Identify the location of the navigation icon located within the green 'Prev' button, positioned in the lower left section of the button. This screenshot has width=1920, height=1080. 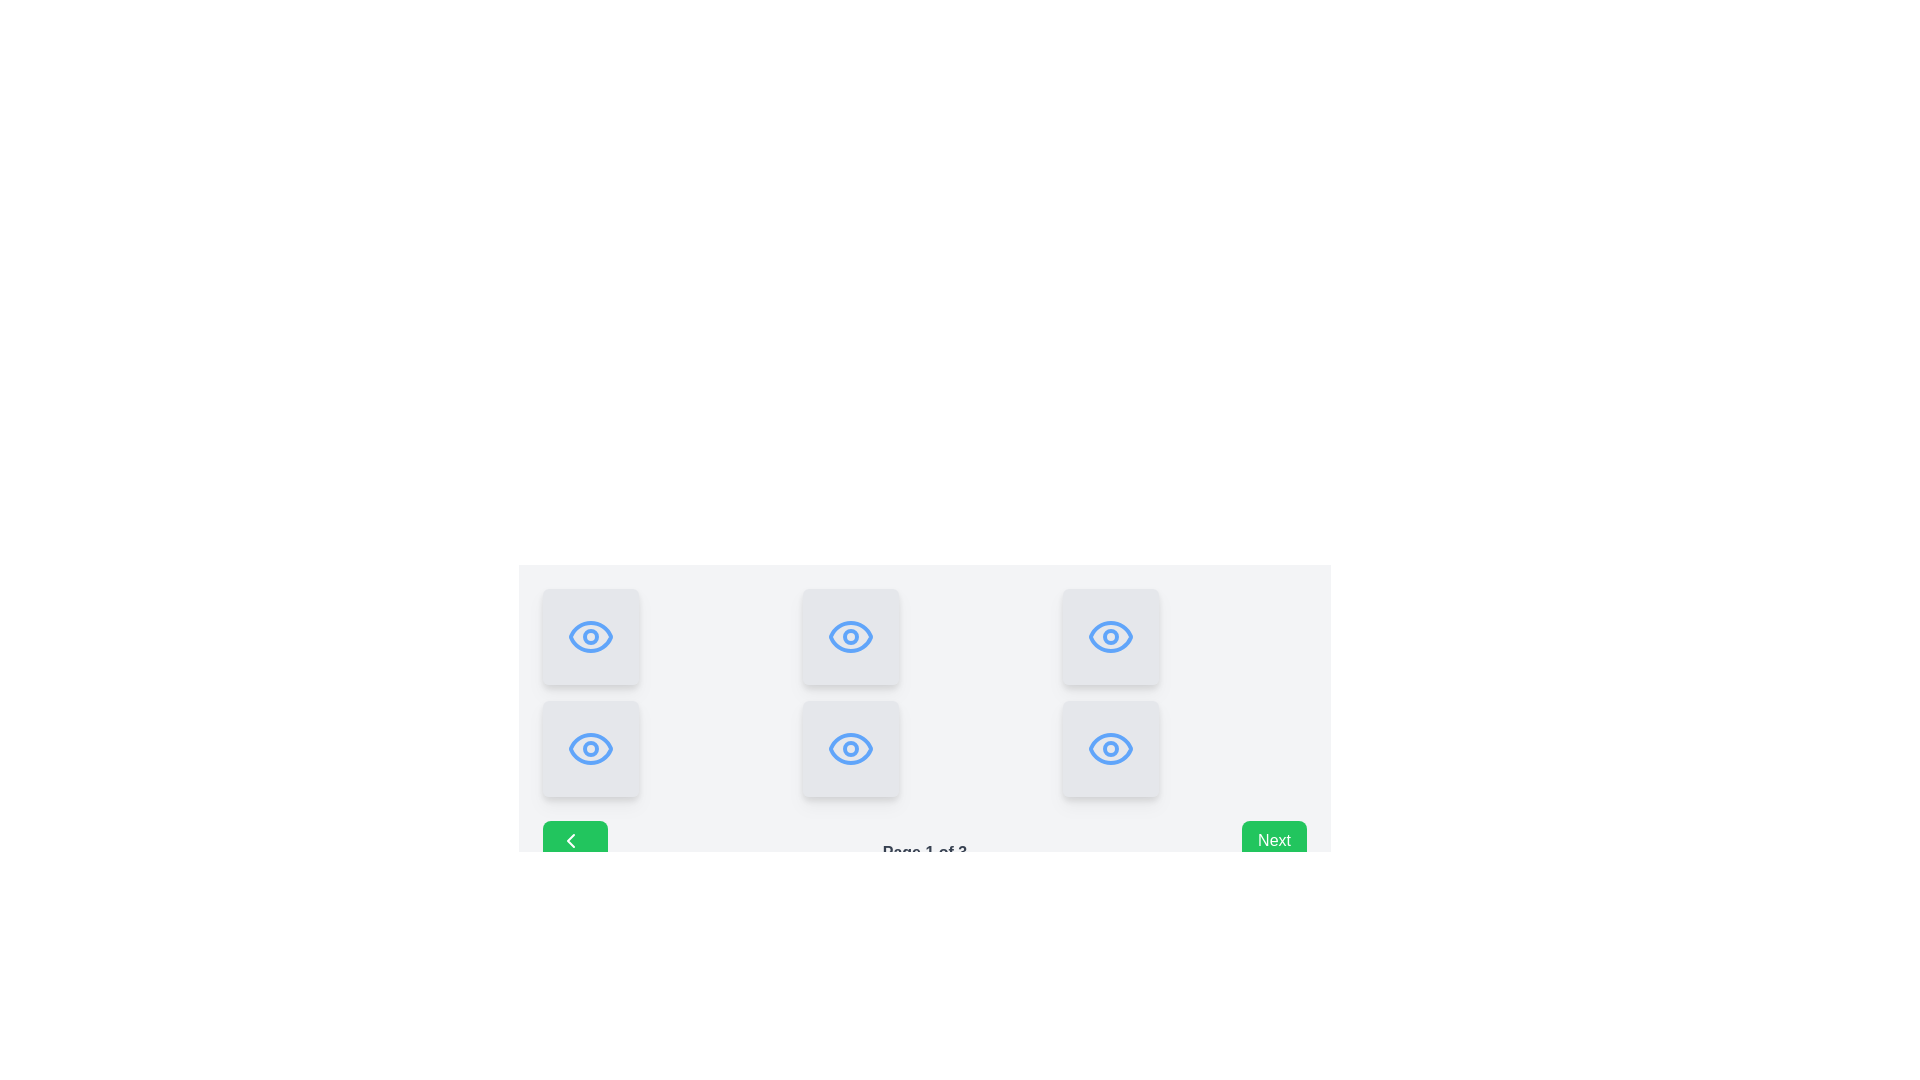
(570, 840).